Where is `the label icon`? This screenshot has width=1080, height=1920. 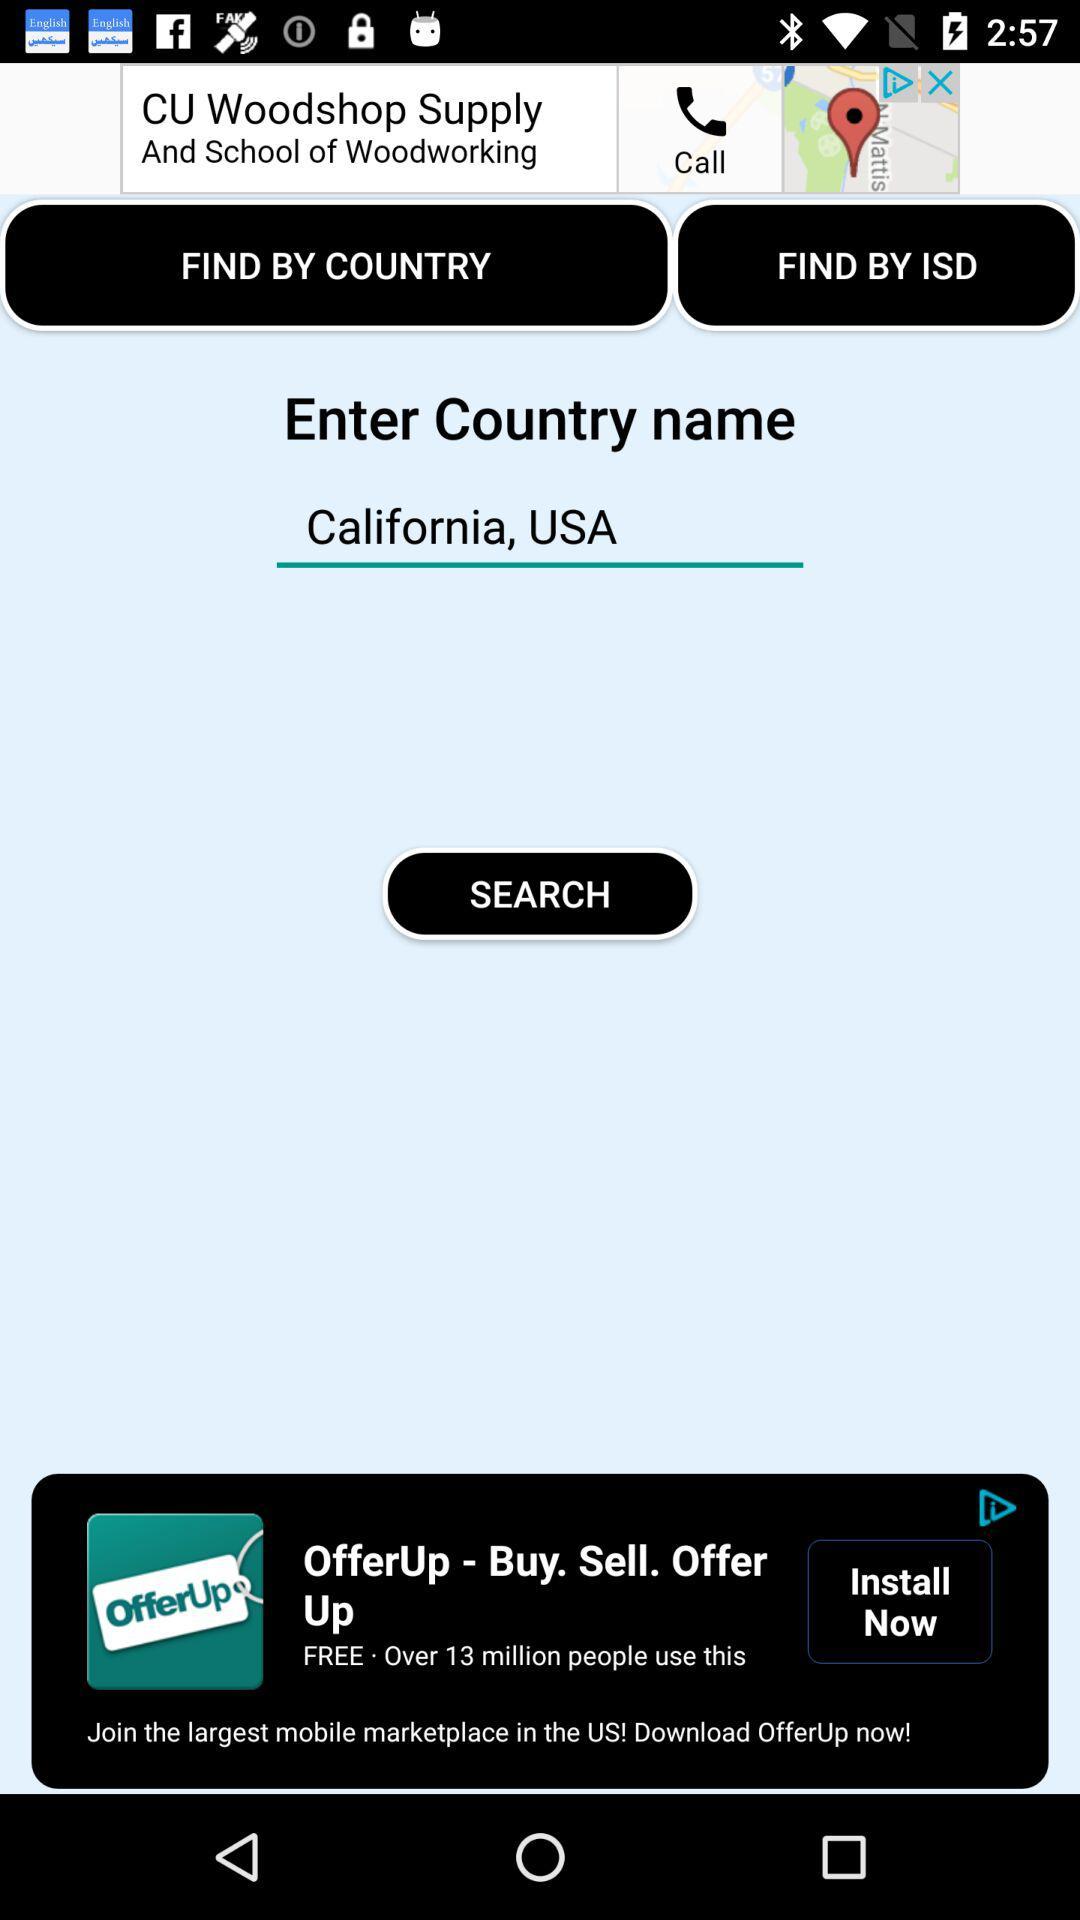 the label icon is located at coordinates (174, 1601).